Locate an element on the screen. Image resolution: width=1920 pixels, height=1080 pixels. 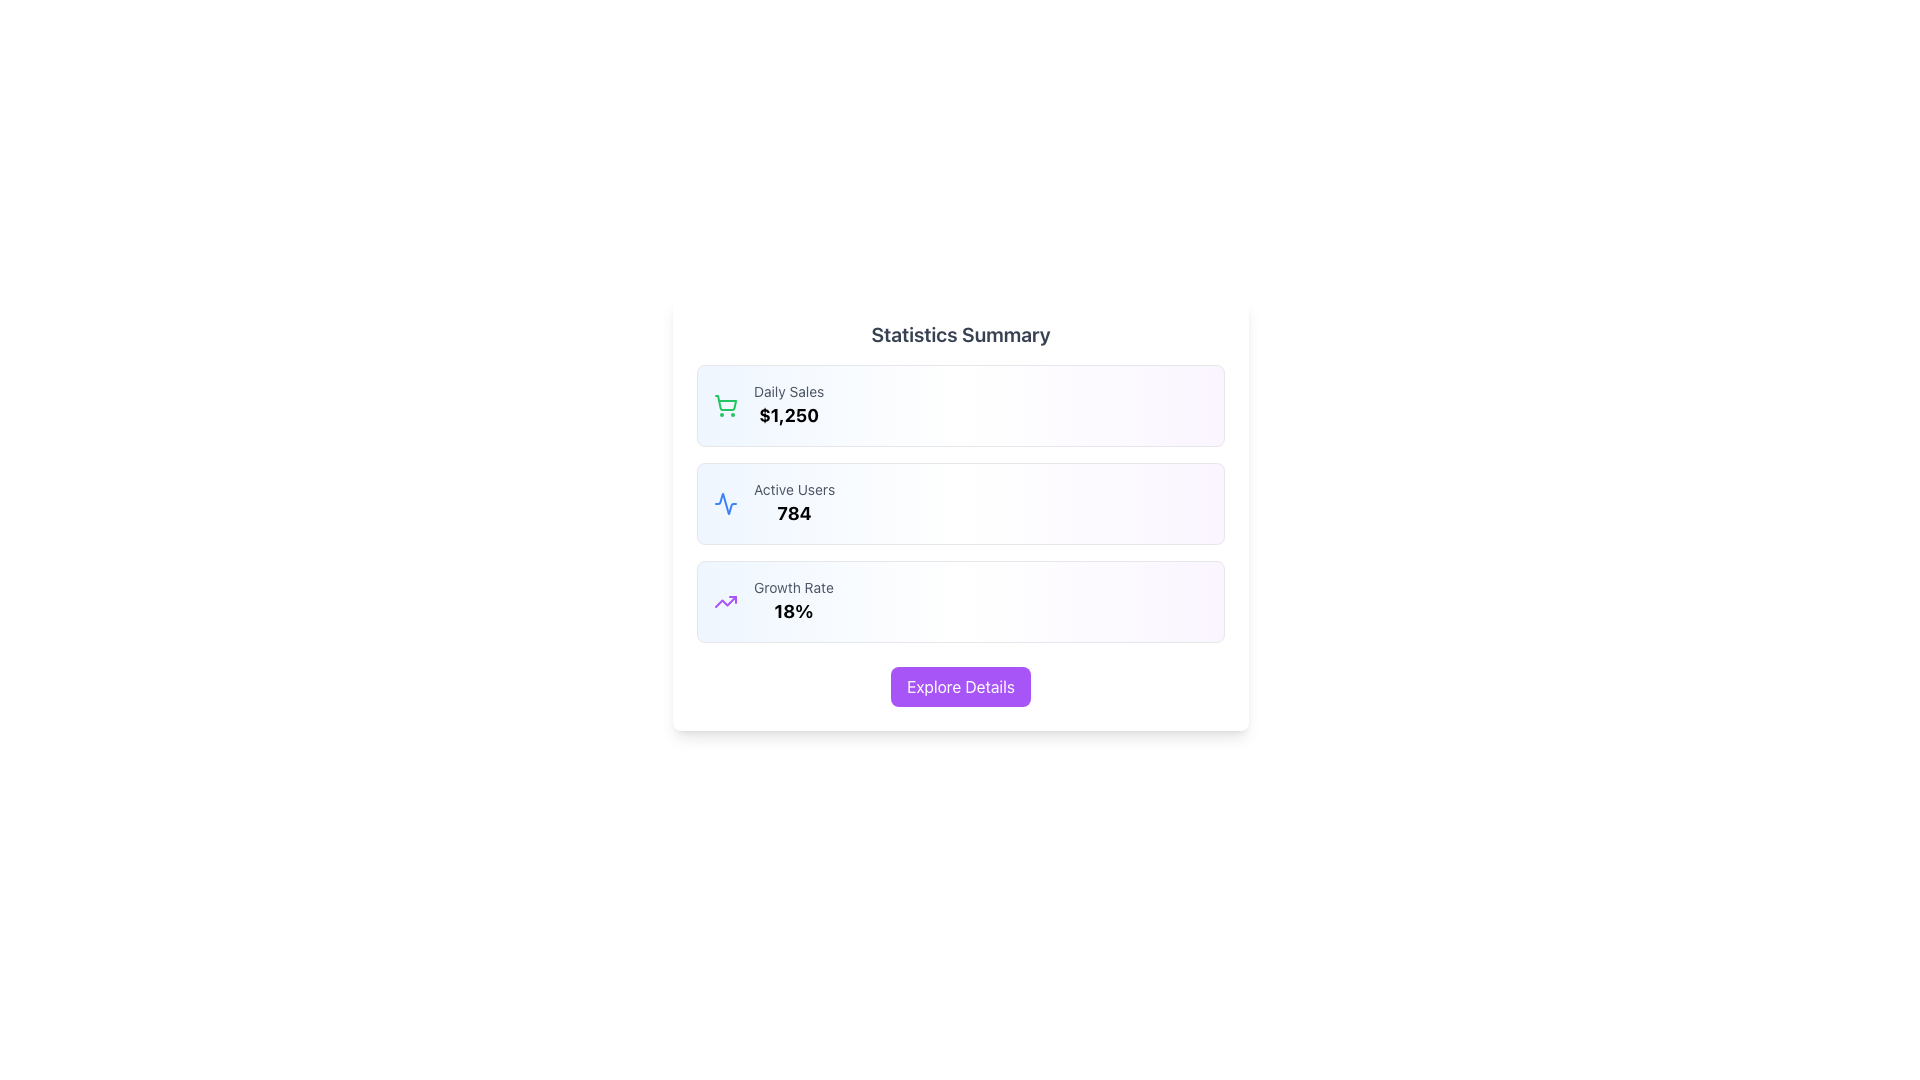
the Statistical information display field, which shows daily sales statistics and is located in the first box of the statistical summary section, near the top left and below a green shopping cart icon is located at coordinates (788, 405).